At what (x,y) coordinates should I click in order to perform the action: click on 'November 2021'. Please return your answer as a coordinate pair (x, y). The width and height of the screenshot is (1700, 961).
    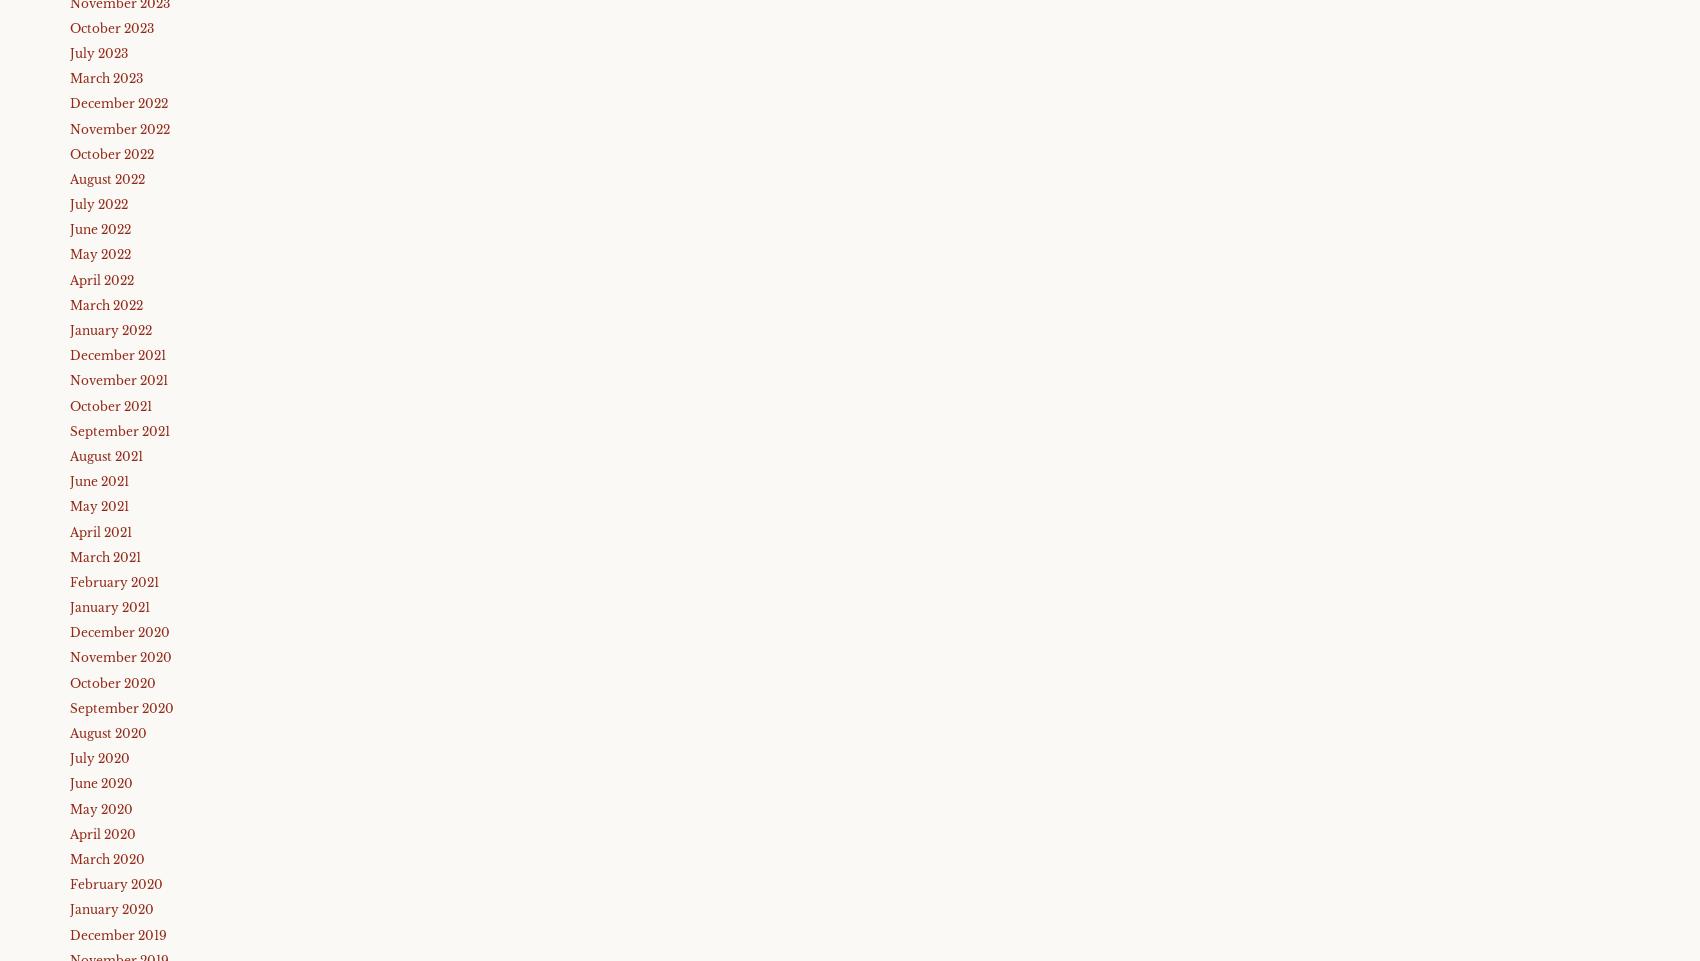
    Looking at the image, I should click on (118, 380).